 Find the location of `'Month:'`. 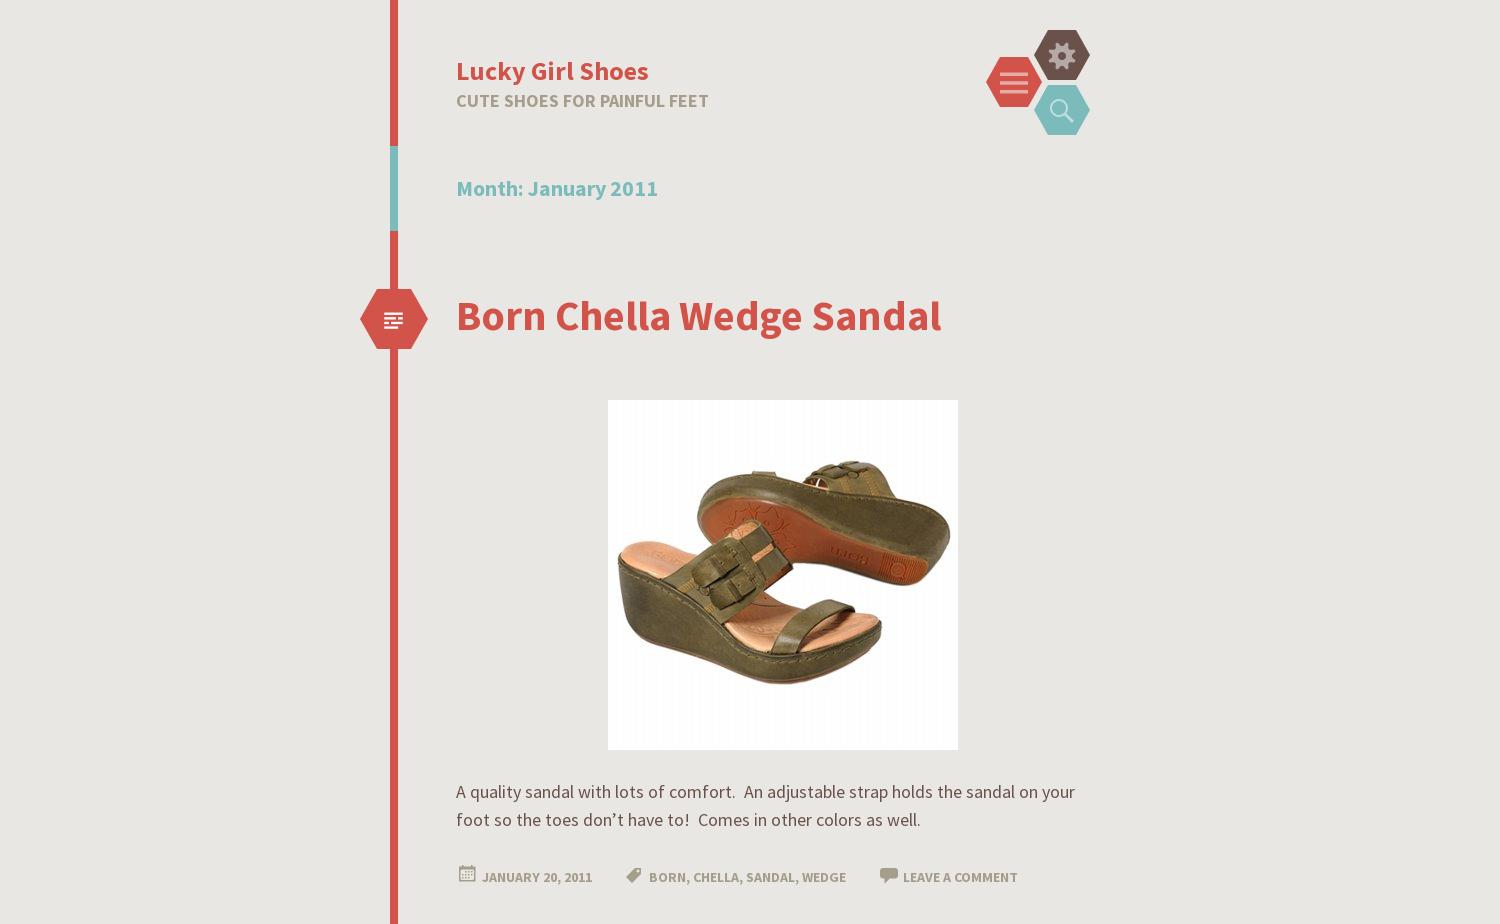

'Month:' is located at coordinates (455, 187).